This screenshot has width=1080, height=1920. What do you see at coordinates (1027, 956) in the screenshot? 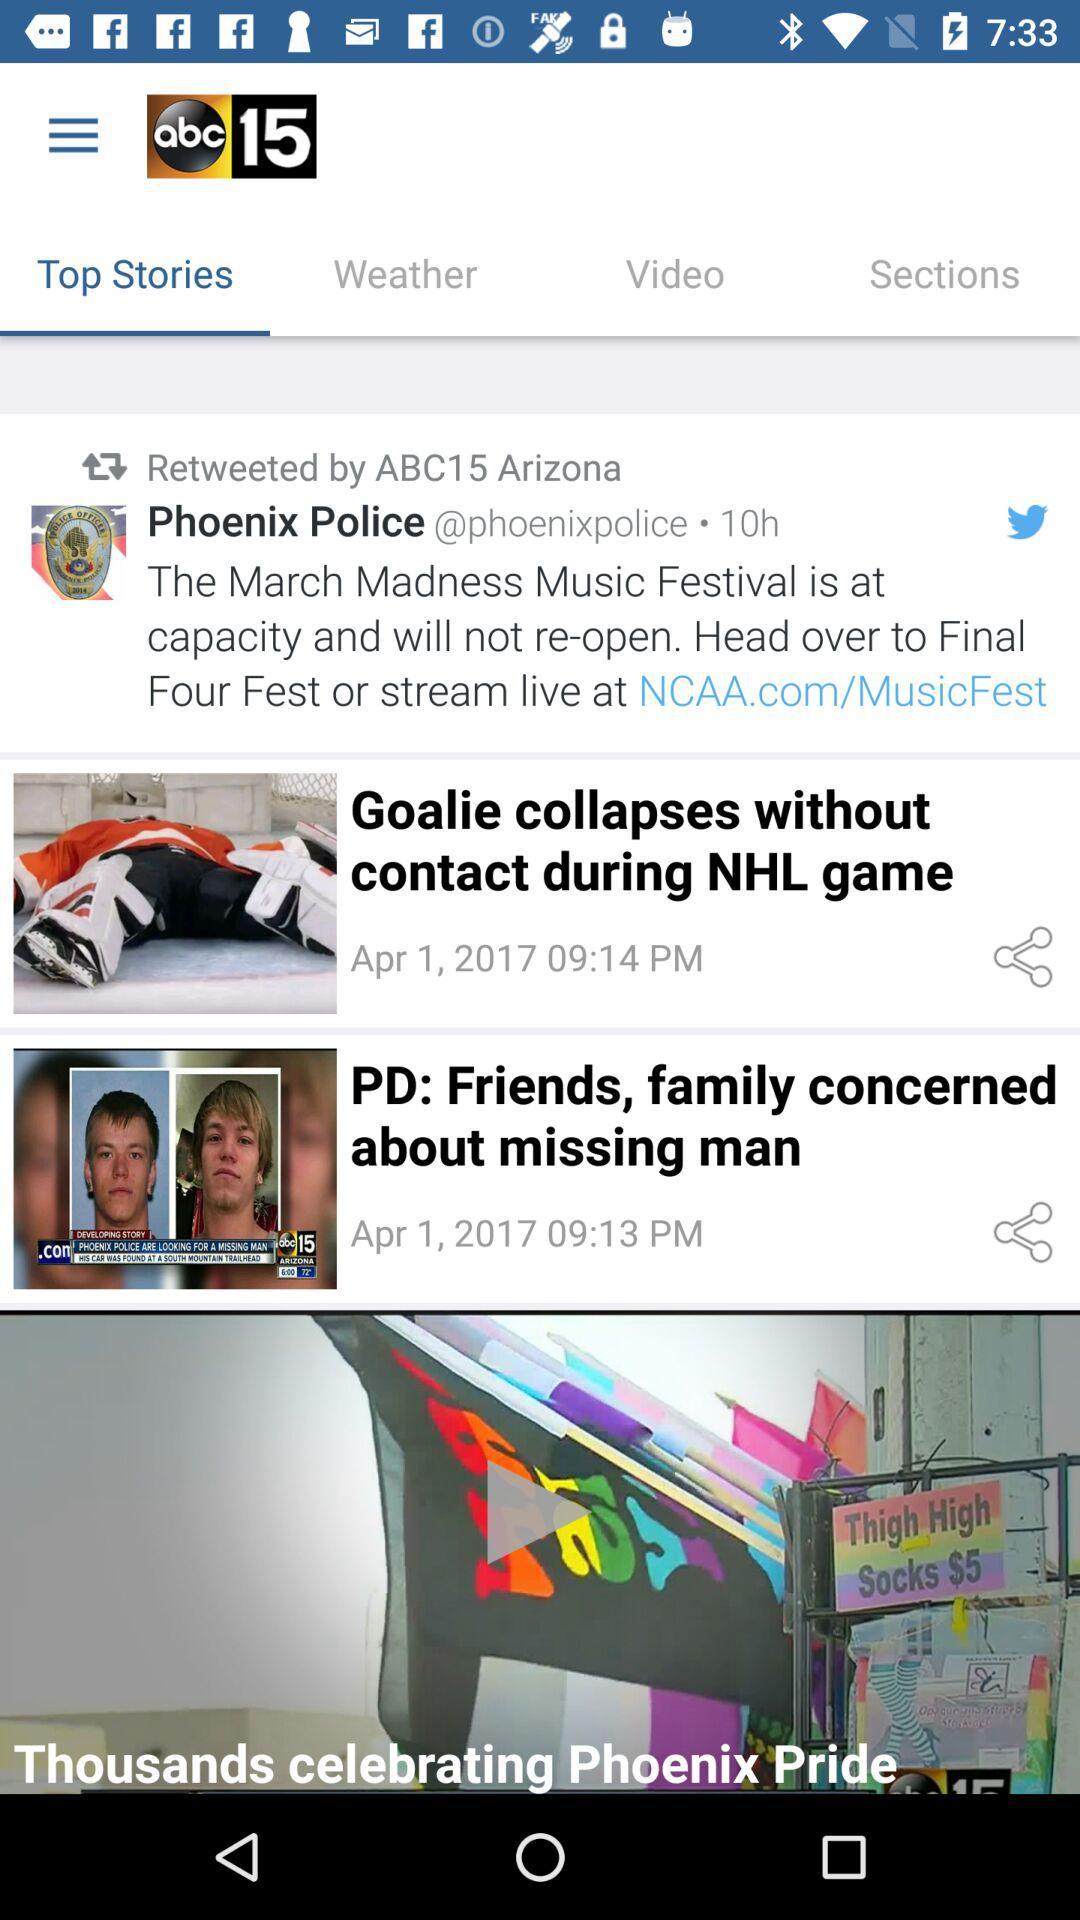
I see `share the article` at bounding box center [1027, 956].